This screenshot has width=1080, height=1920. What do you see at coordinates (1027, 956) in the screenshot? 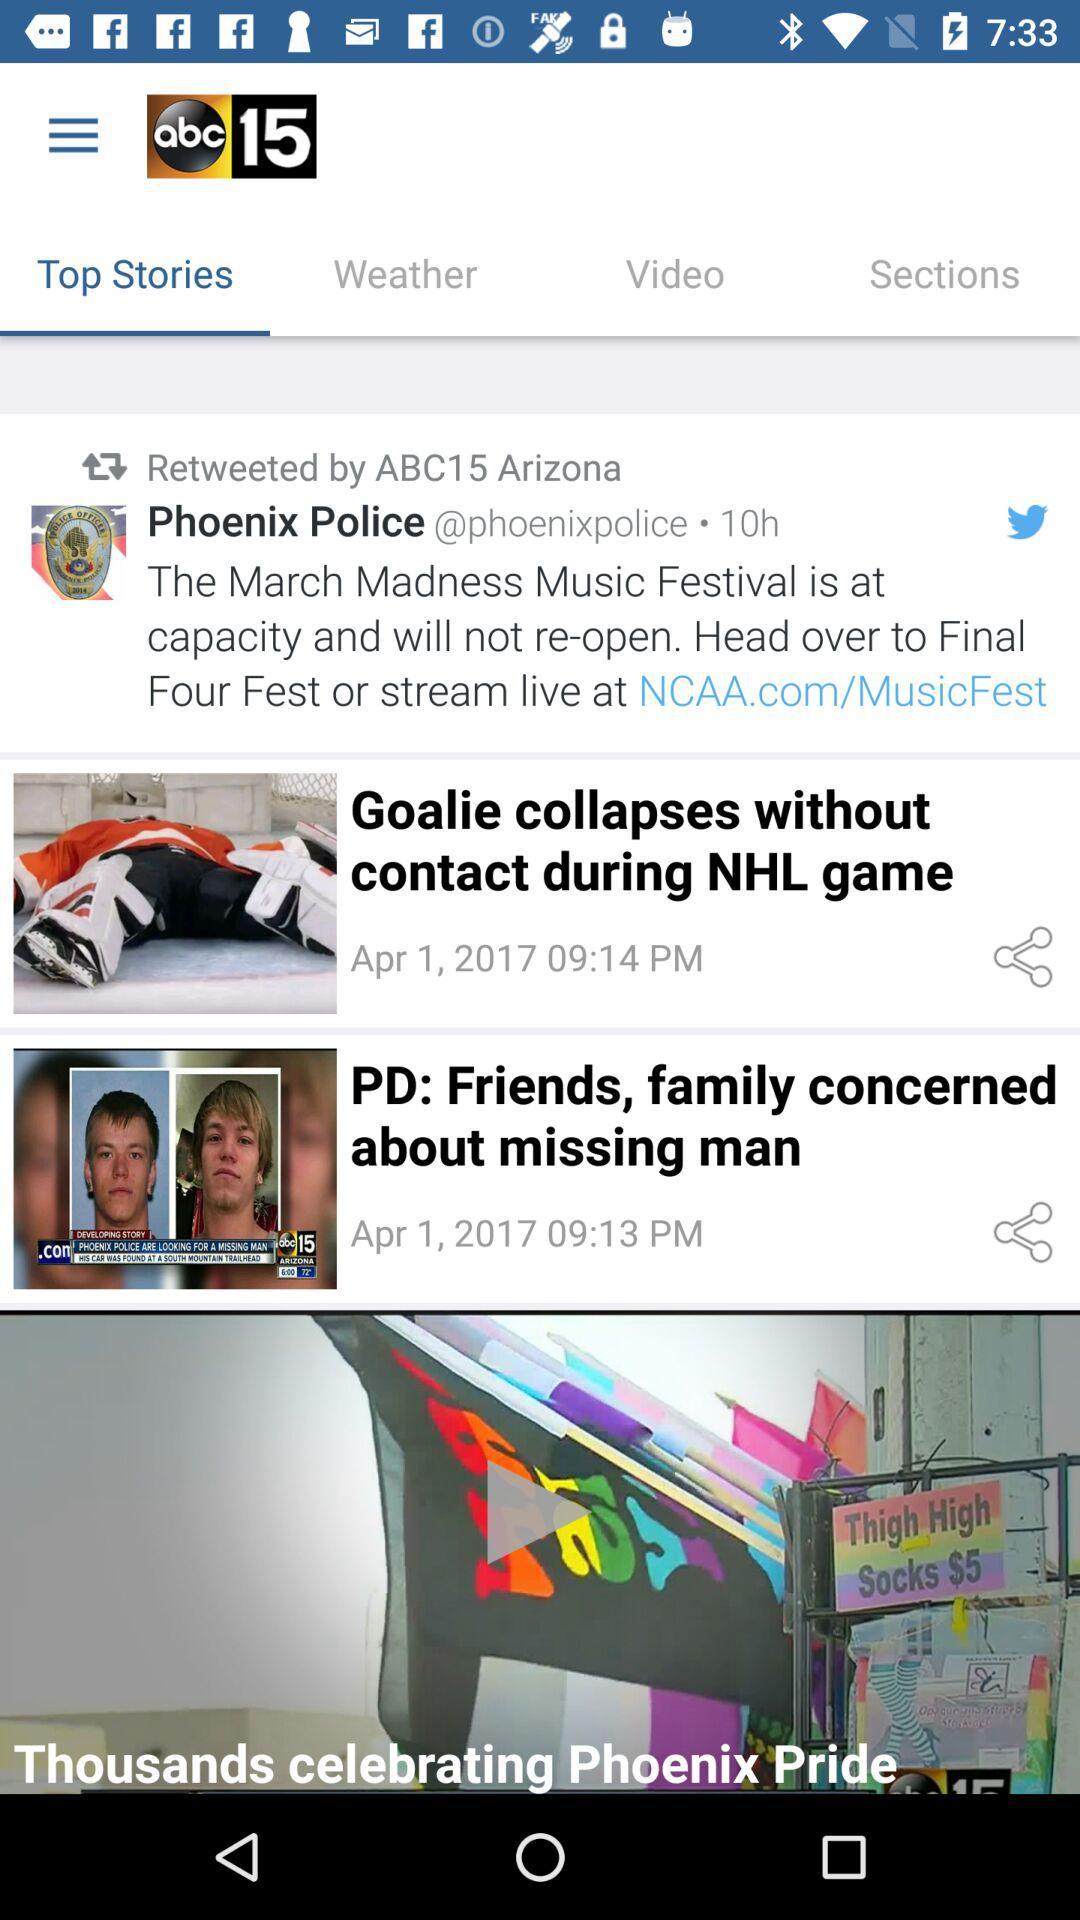
I see `share the article` at bounding box center [1027, 956].